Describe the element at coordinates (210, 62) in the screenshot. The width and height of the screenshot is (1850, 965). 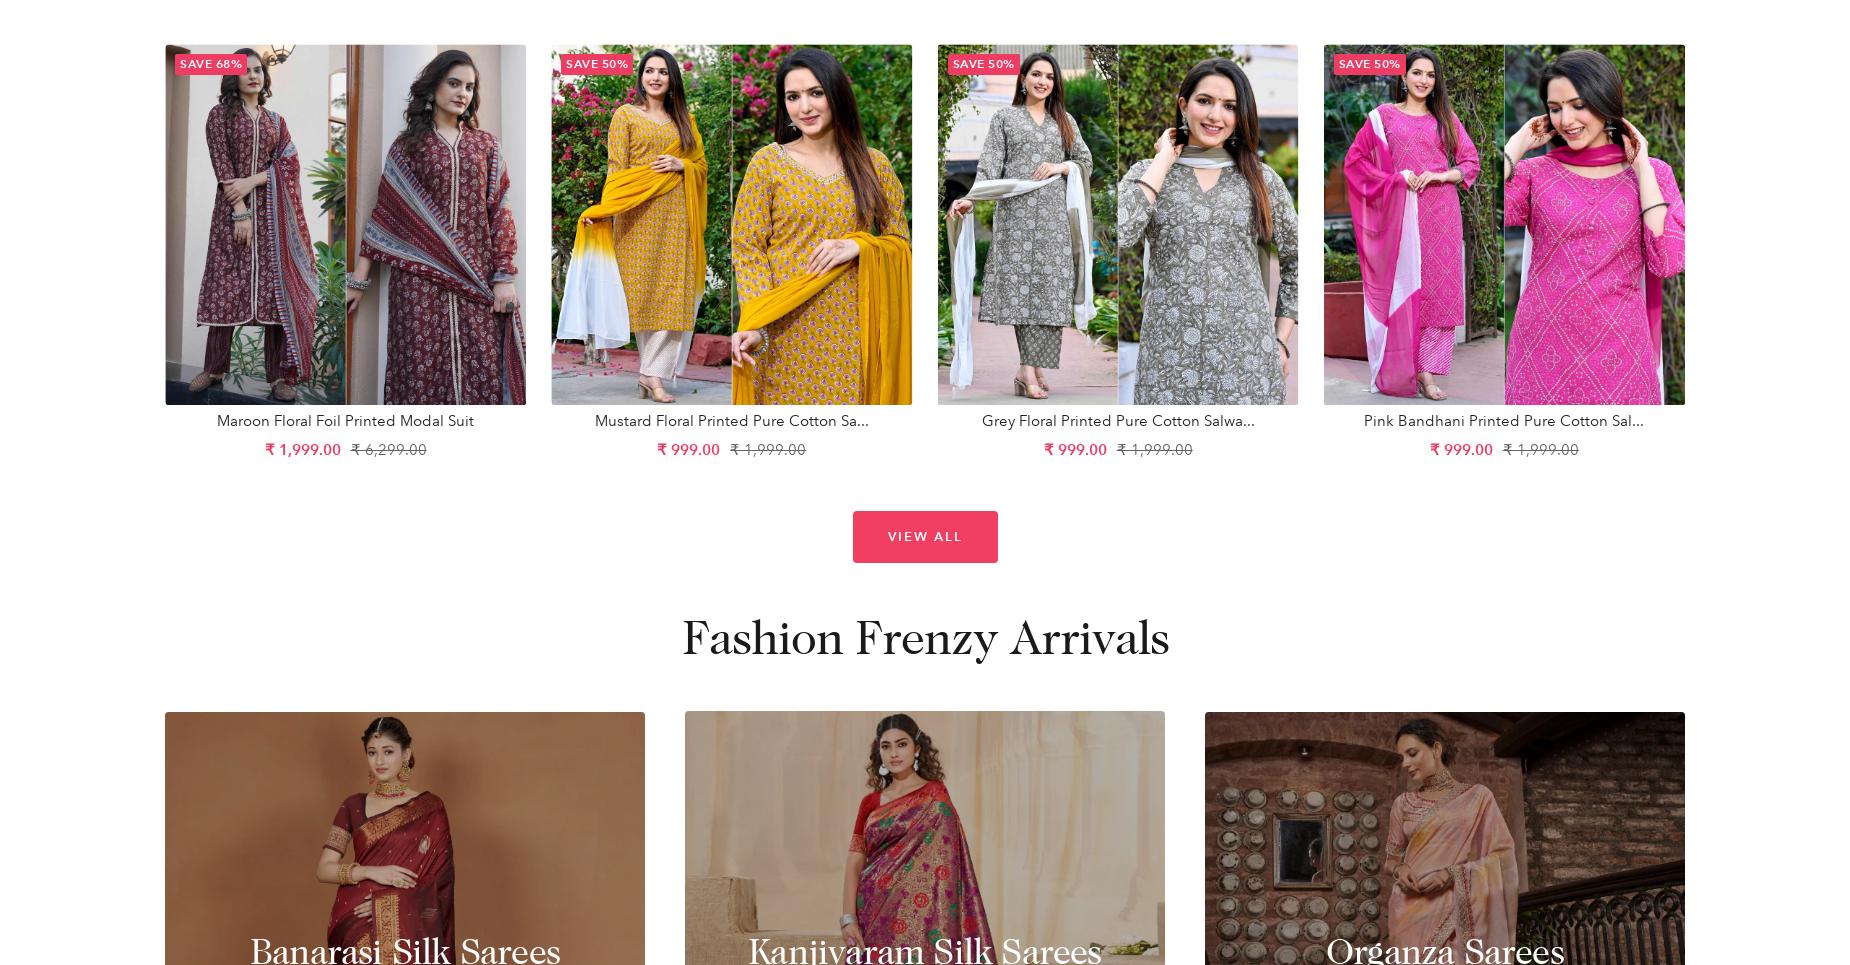
I see `'Save 68%'` at that location.